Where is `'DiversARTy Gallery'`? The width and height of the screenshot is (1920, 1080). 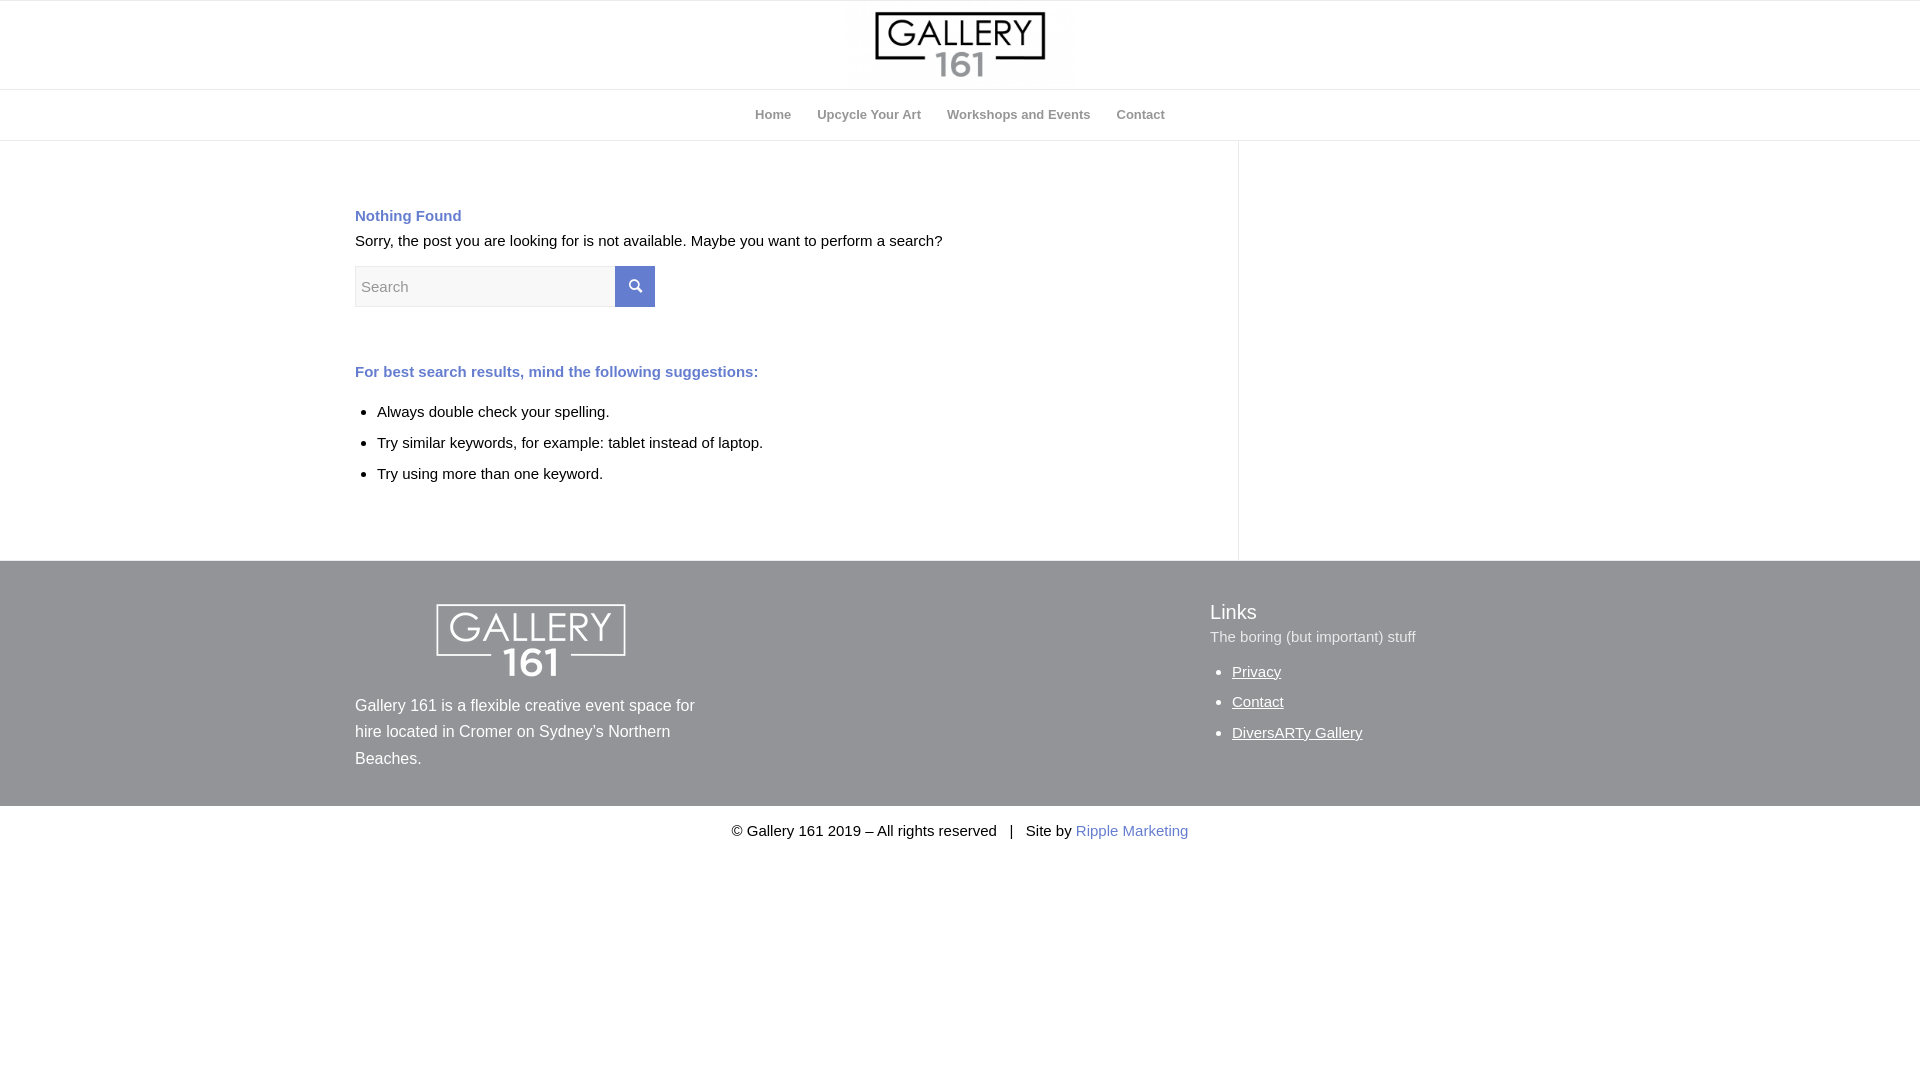 'DiversARTy Gallery' is located at coordinates (1297, 732).